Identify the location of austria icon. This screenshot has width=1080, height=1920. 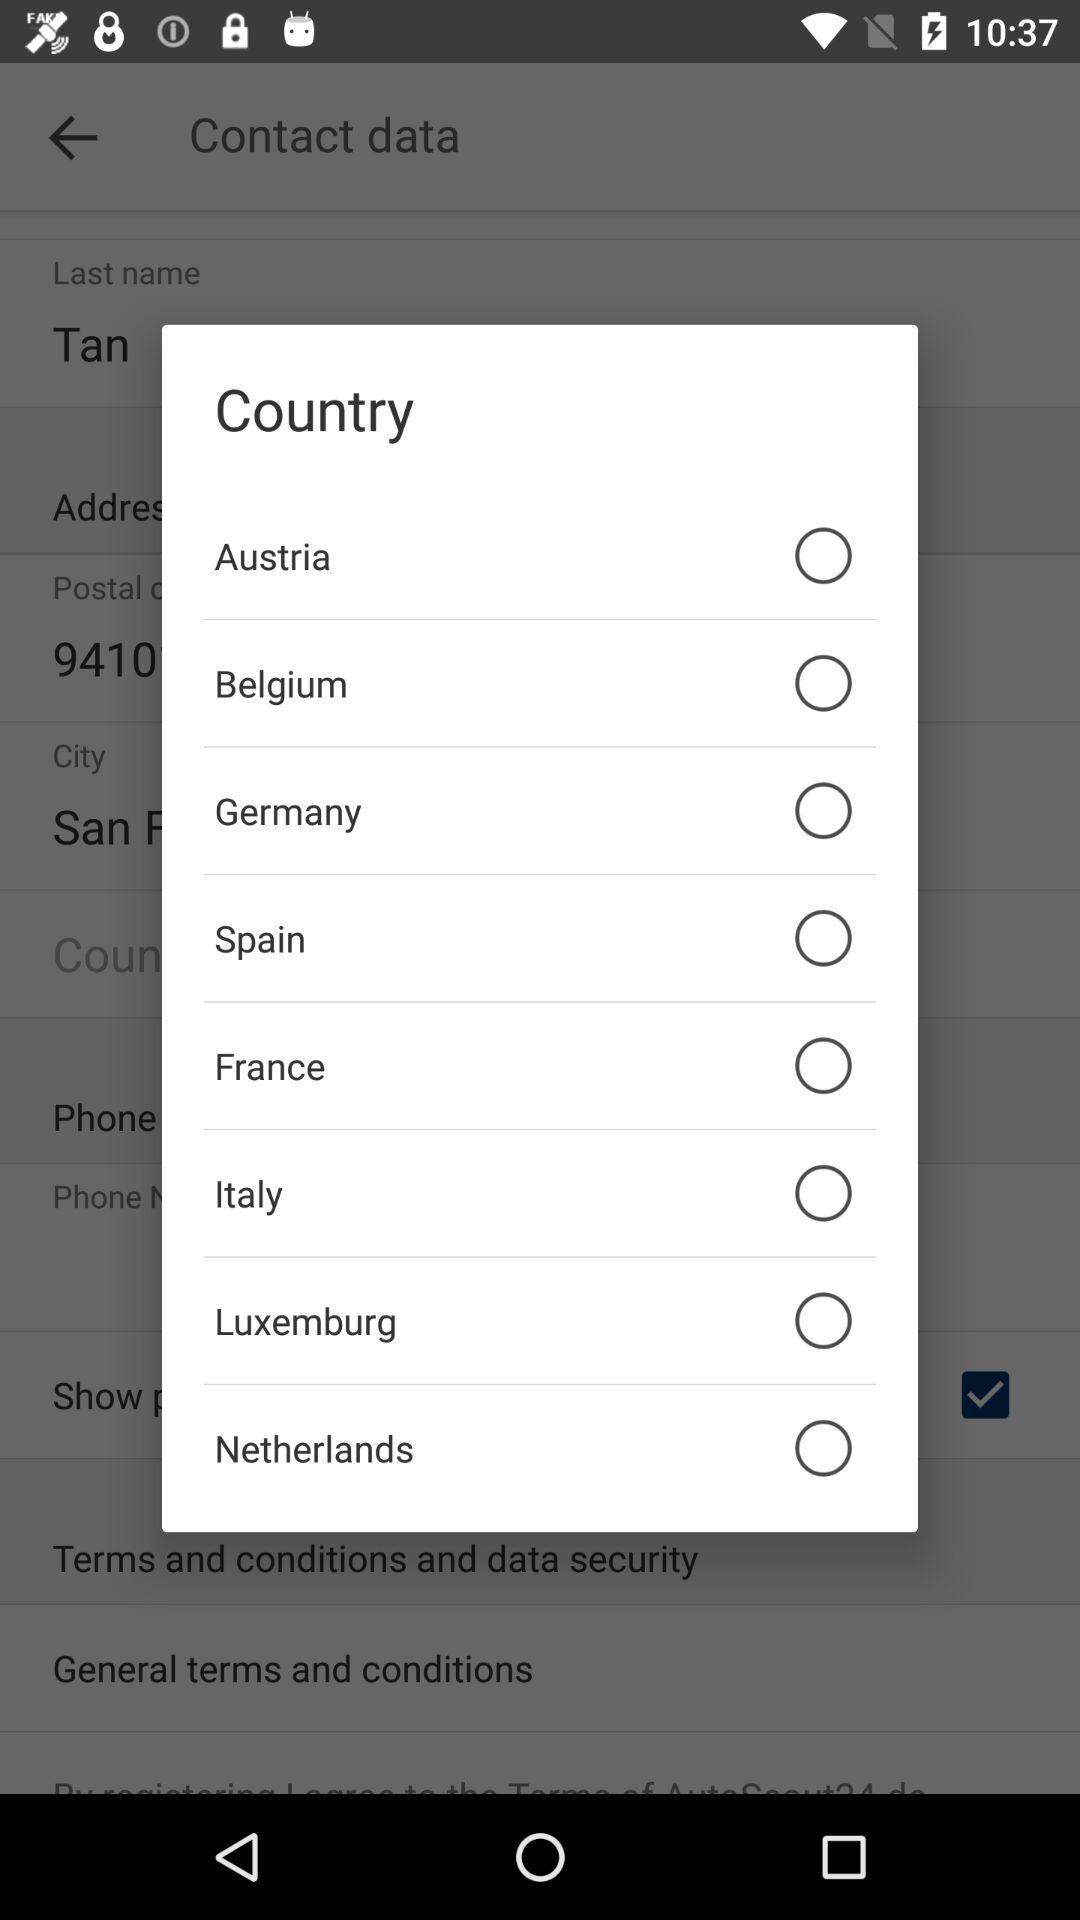
(540, 555).